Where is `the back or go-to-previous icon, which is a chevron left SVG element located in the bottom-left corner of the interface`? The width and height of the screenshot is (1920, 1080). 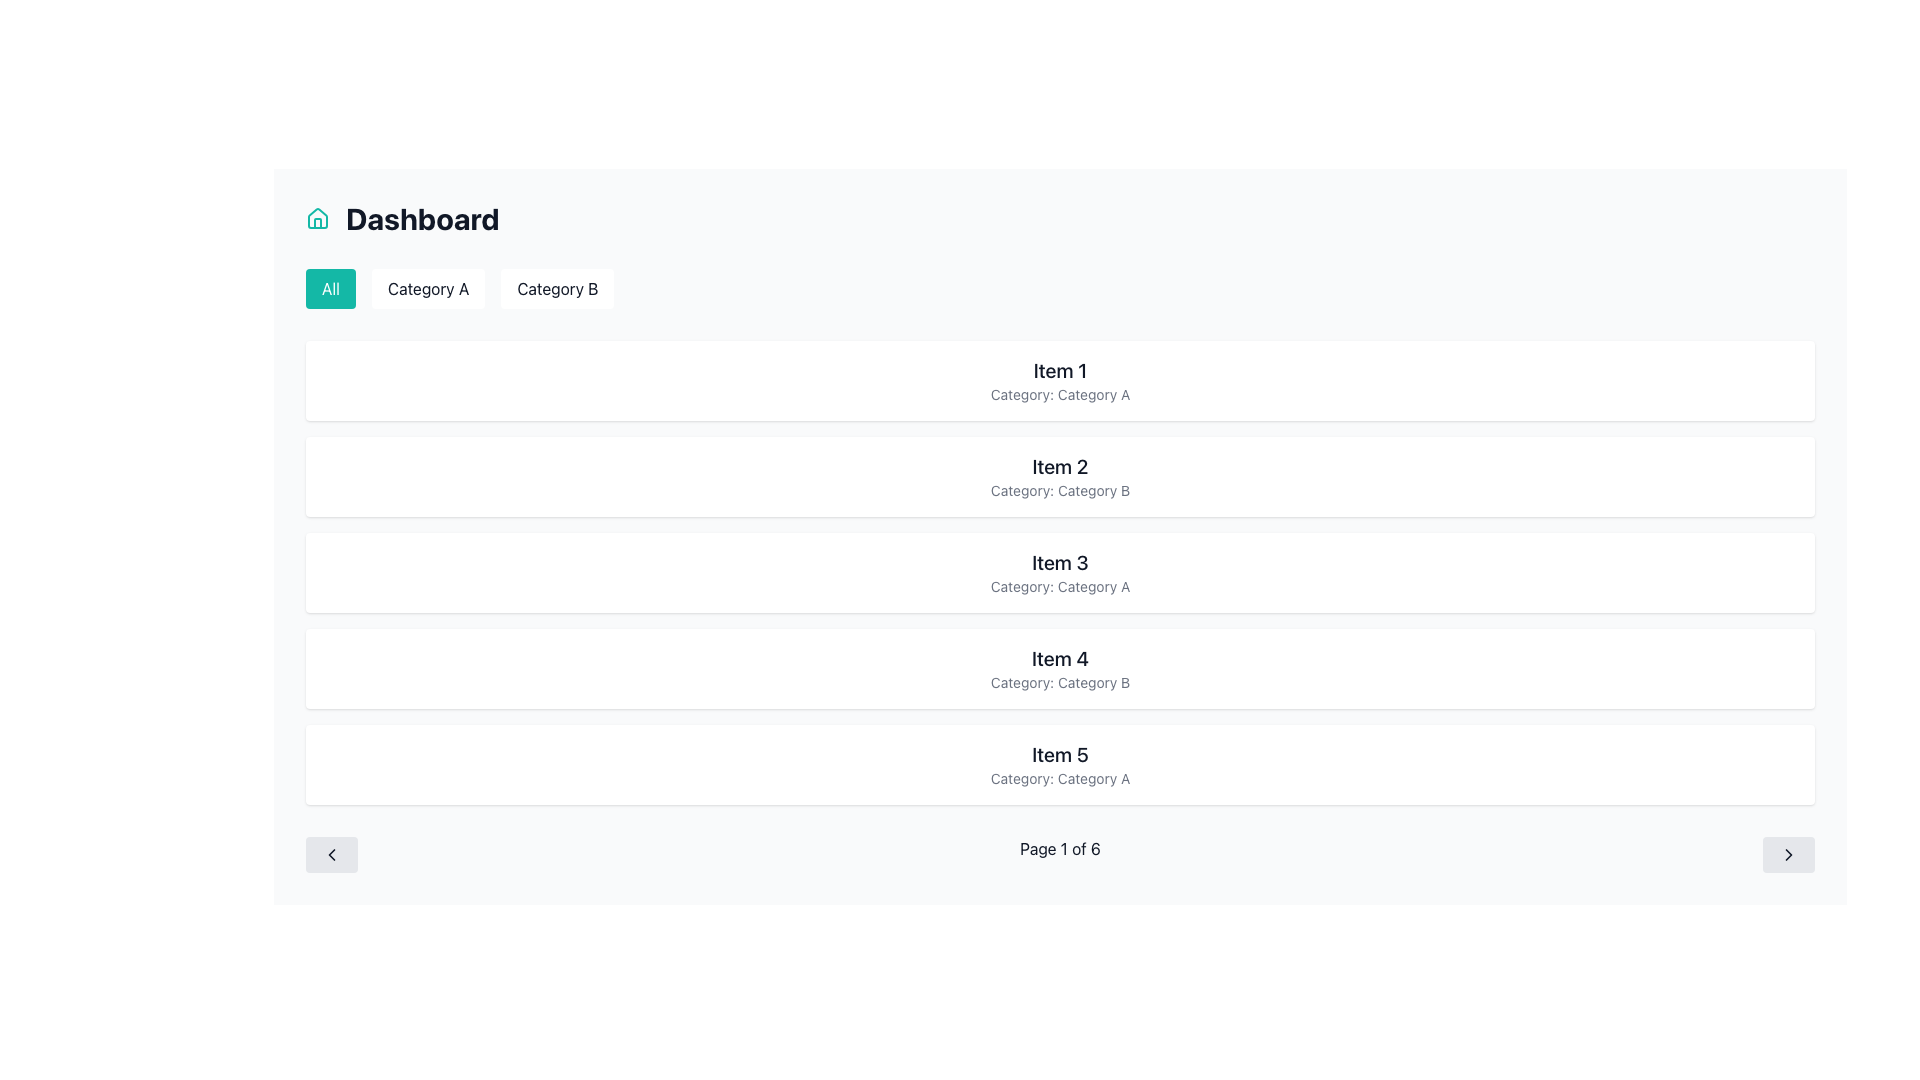
the back or go-to-previous icon, which is a chevron left SVG element located in the bottom-left corner of the interface is located at coordinates (331, 855).